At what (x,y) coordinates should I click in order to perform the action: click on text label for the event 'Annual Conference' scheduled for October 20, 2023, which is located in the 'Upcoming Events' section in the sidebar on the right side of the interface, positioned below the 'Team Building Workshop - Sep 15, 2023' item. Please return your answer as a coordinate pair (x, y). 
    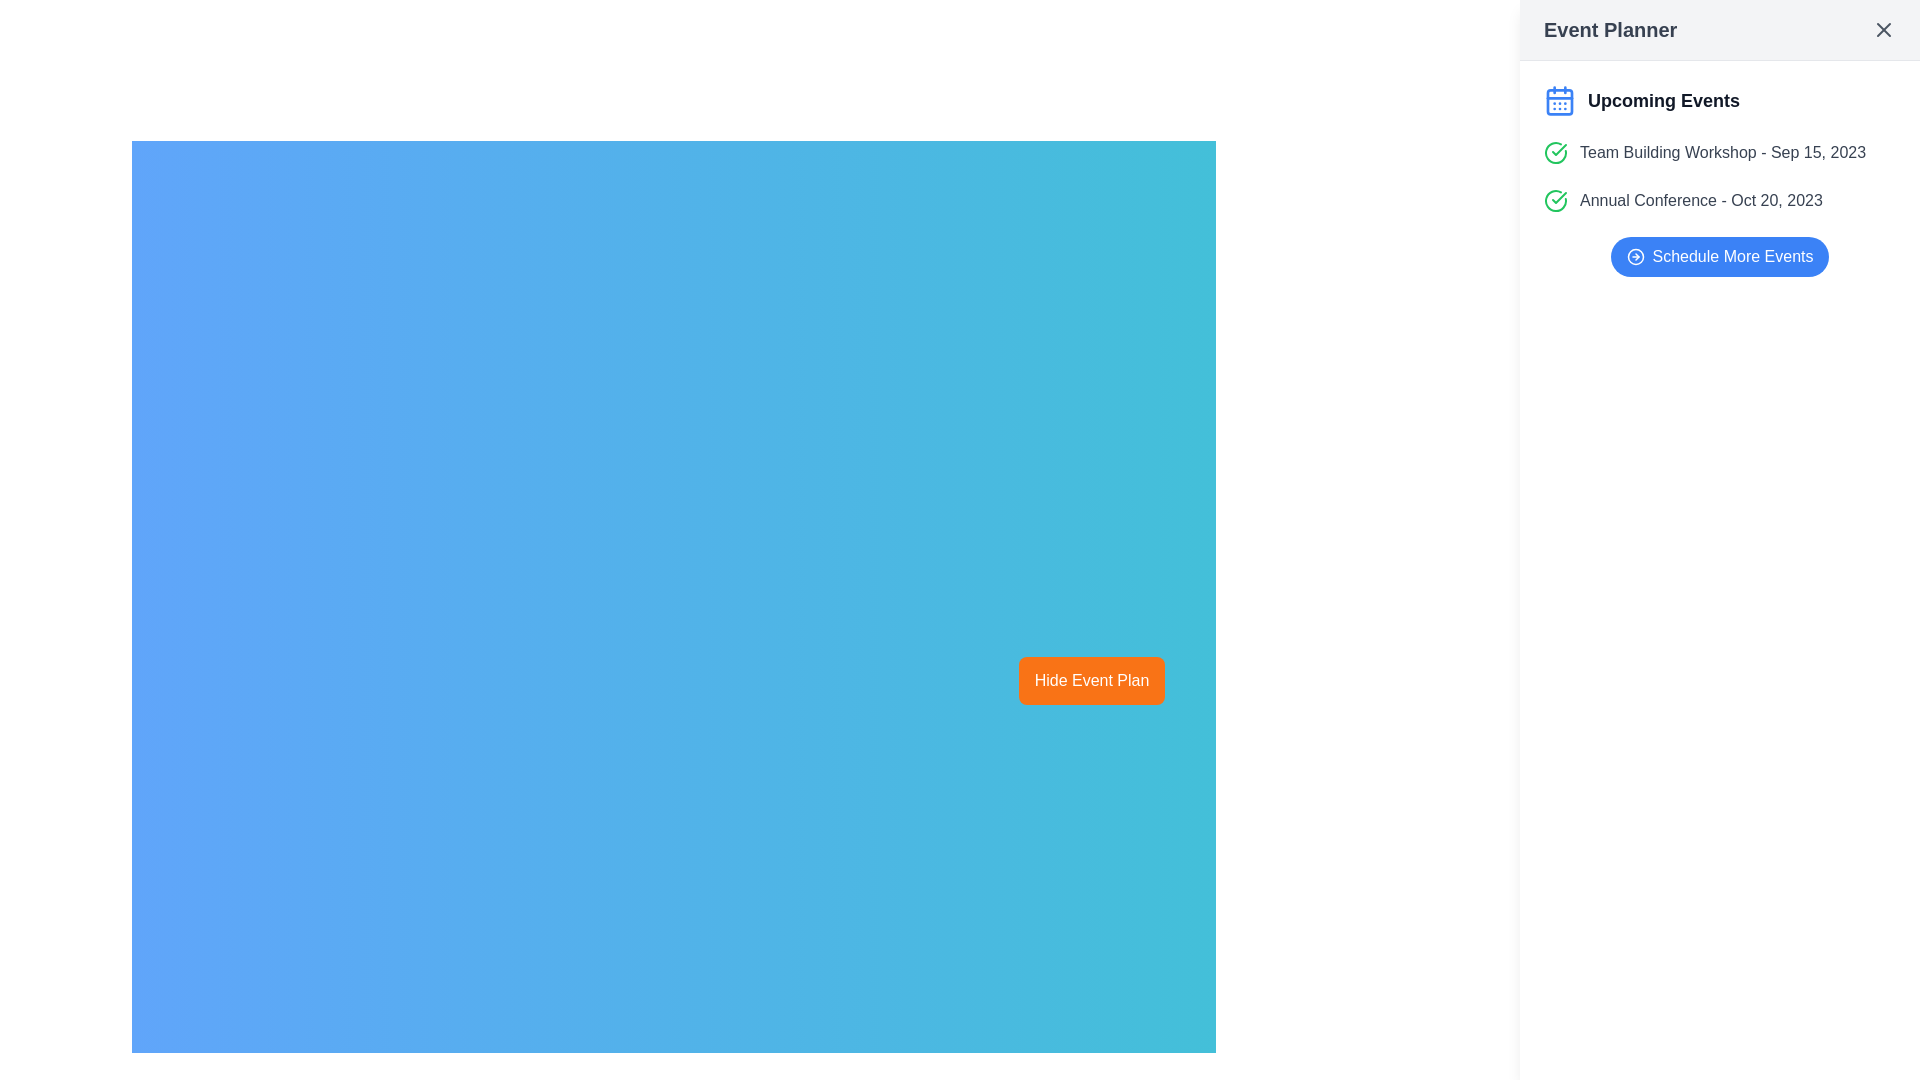
    Looking at the image, I should click on (1700, 200).